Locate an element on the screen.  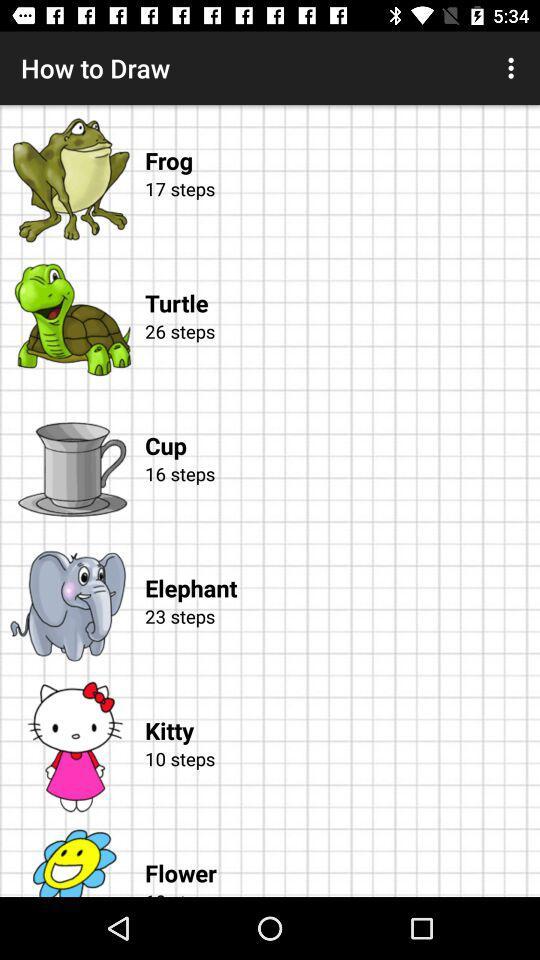
item below the 26 steps app is located at coordinates (341, 425).